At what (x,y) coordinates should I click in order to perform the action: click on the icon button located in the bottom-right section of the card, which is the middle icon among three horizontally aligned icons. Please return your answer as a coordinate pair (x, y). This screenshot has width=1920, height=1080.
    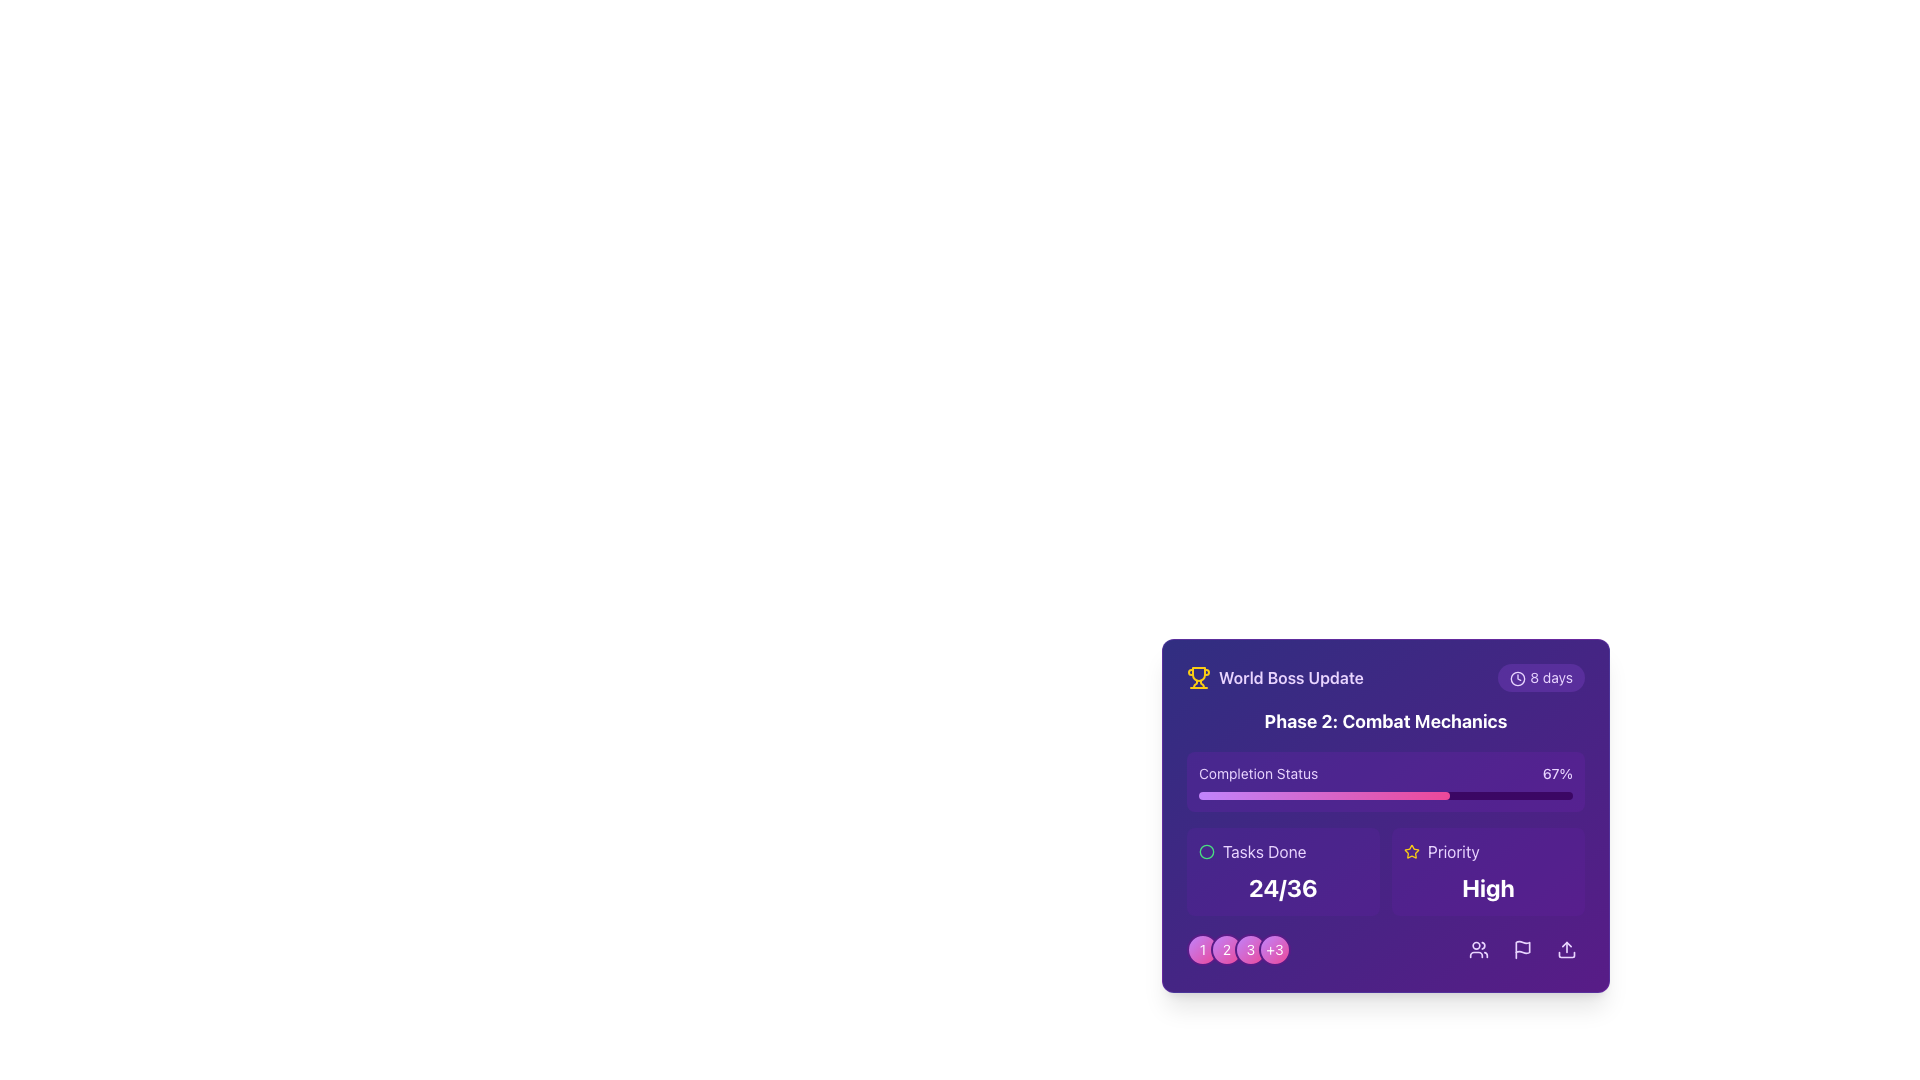
    Looking at the image, I should click on (1521, 948).